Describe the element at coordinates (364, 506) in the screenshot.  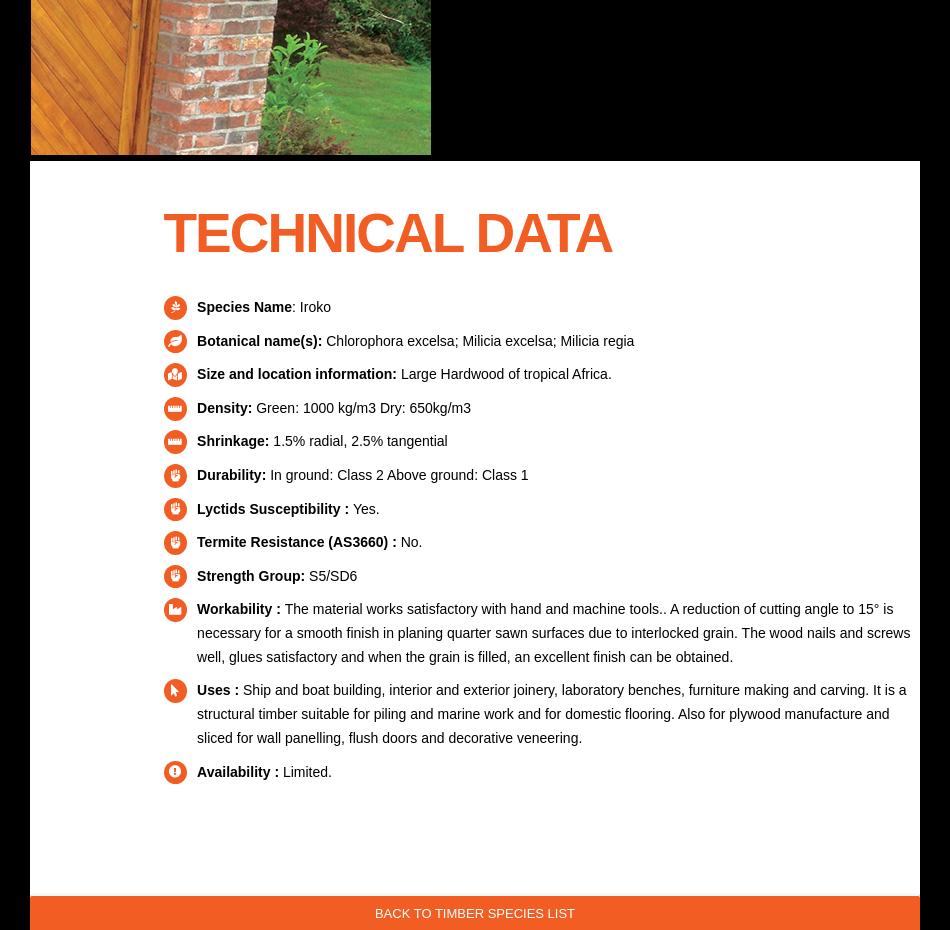
I see `'Yes.'` at that location.